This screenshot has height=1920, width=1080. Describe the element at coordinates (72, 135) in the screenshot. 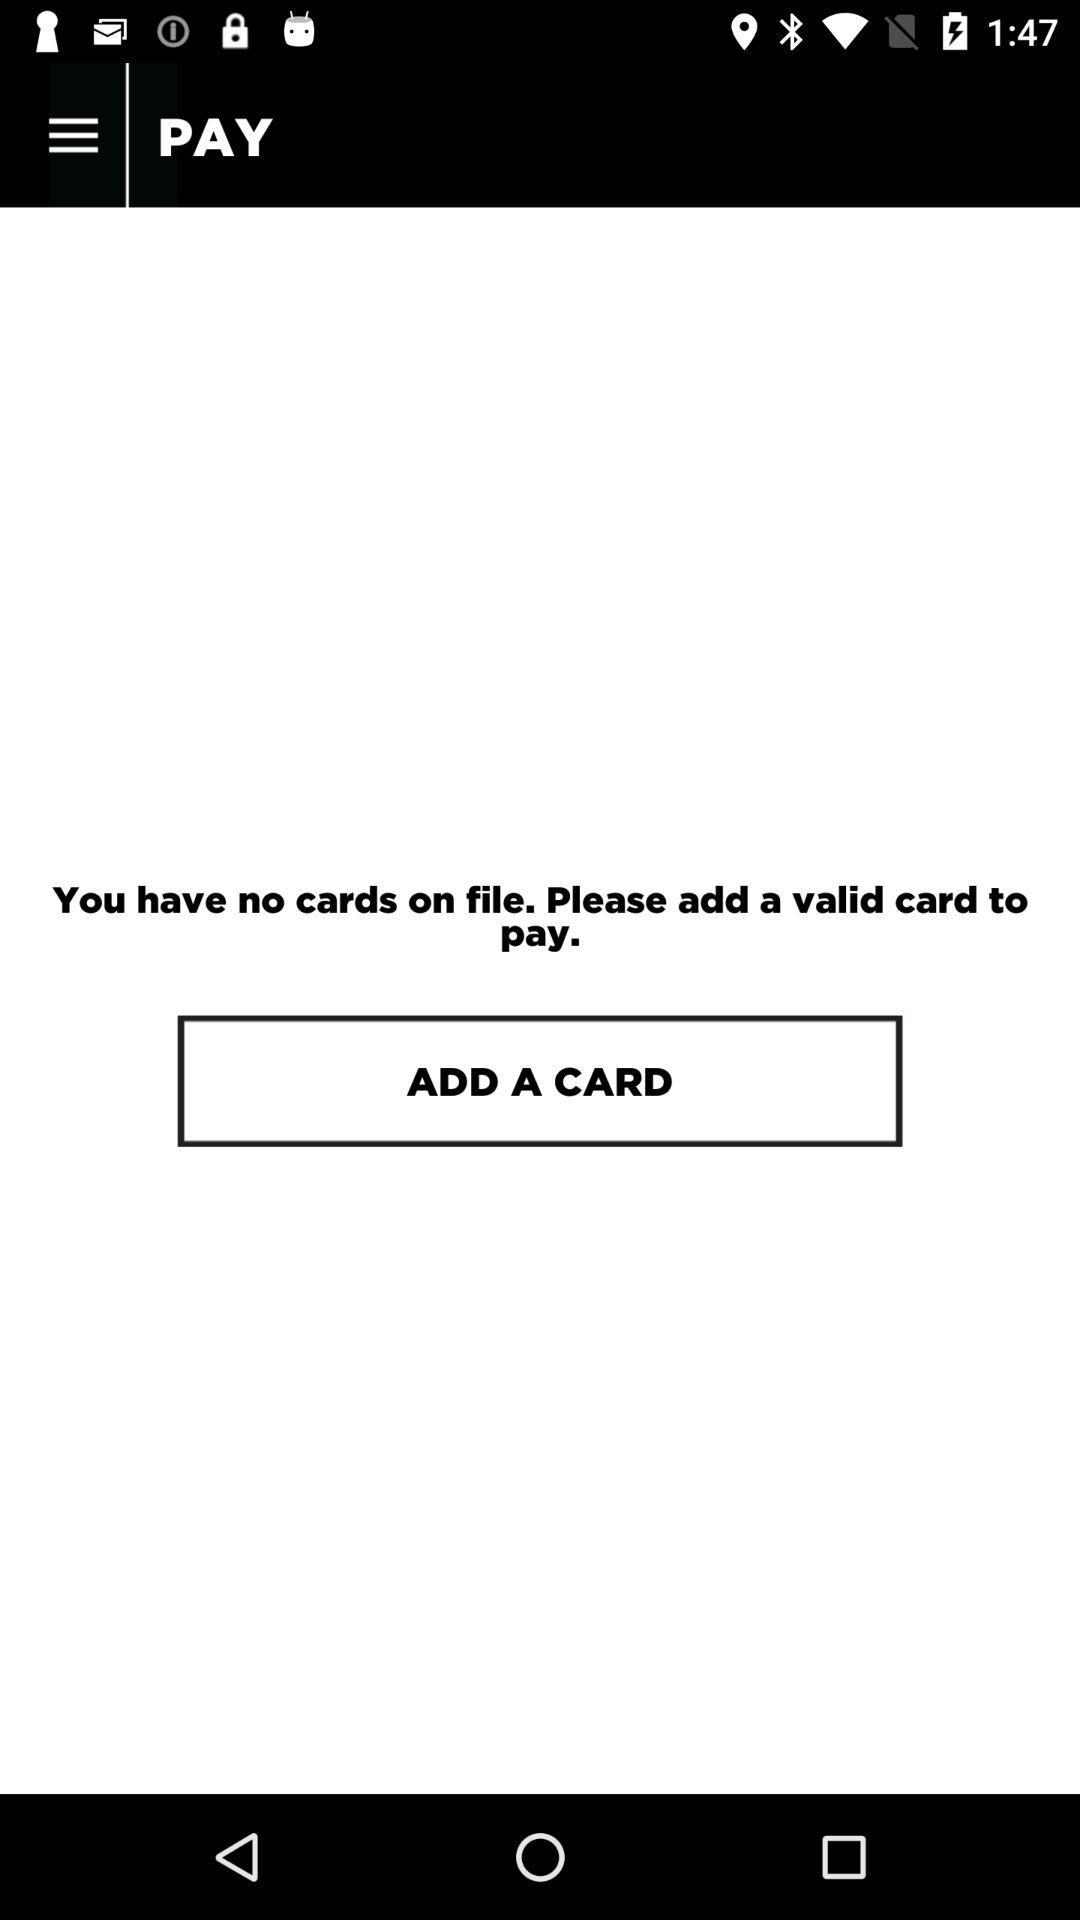

I see `the item above you have no icon` at that location.